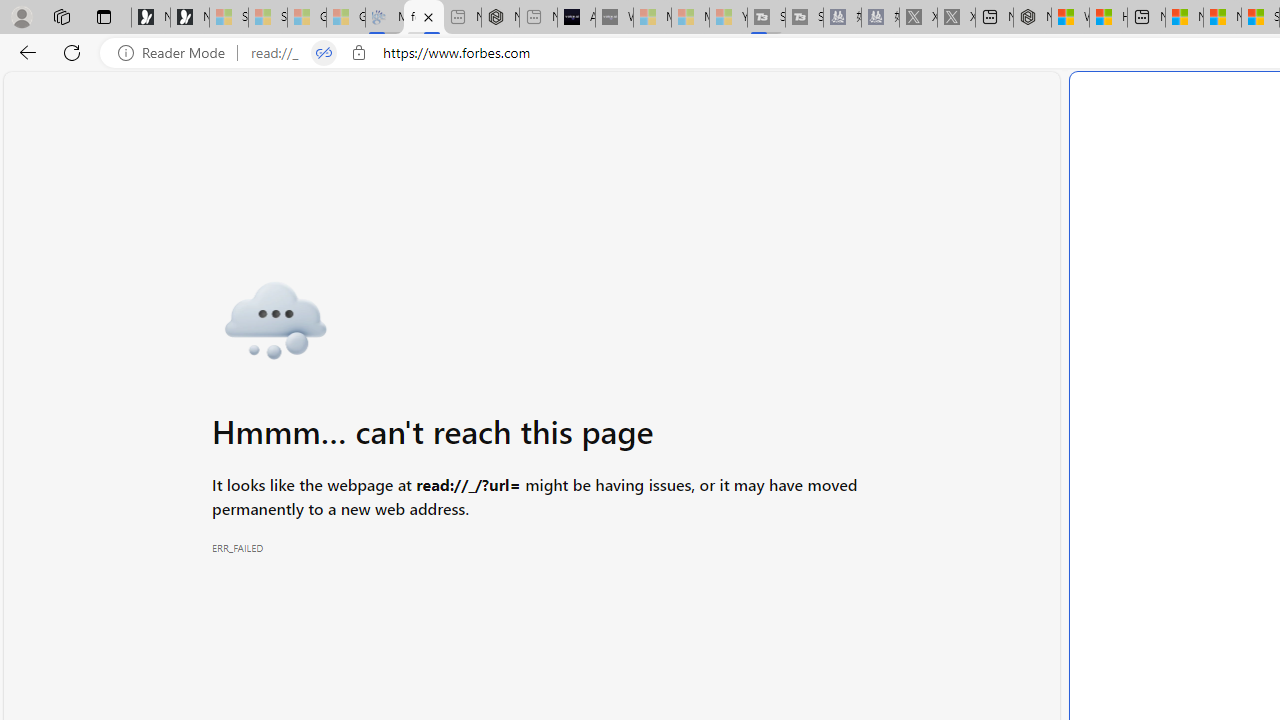 This screenshot has height=720, width=1280. Describe the element at coordinates (955, 17) in the screenshot. I see `'X - Sleeping'` at that location.